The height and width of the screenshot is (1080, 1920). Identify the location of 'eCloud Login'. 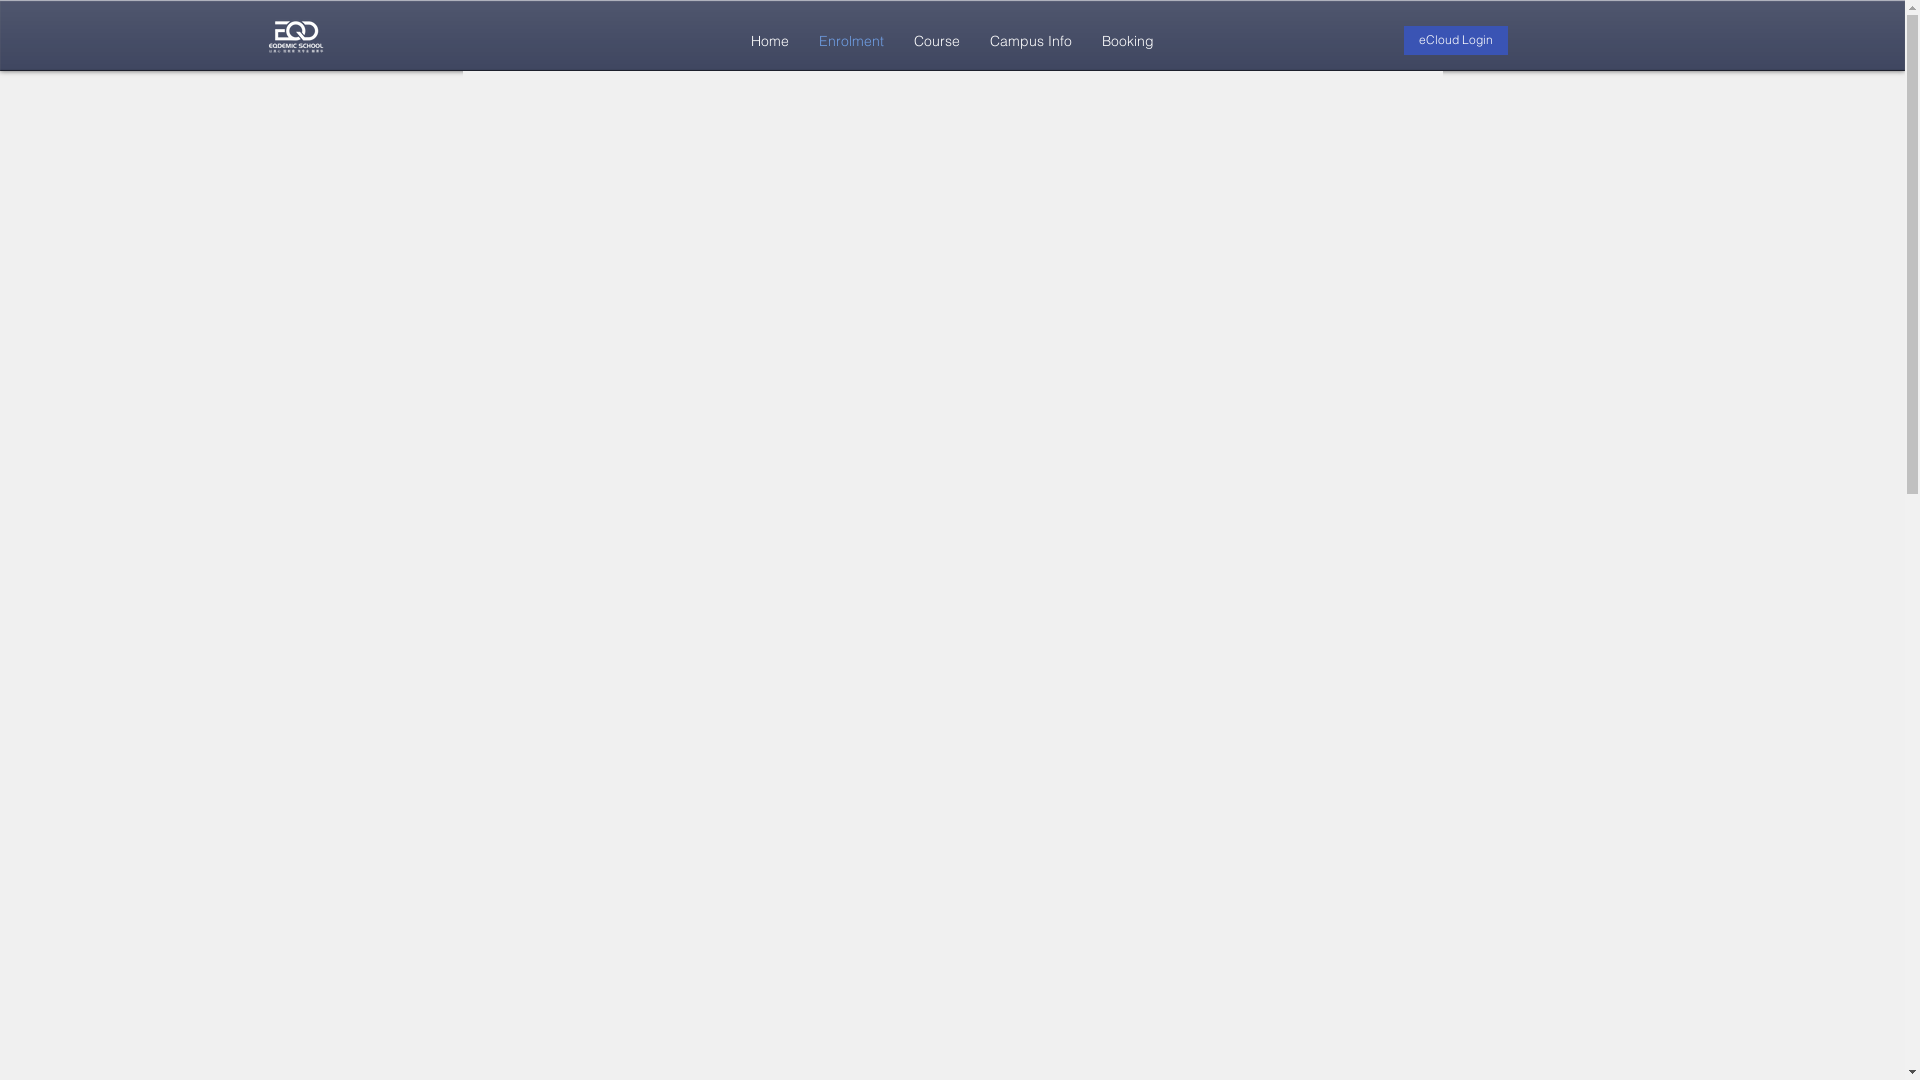
(1455, 40).